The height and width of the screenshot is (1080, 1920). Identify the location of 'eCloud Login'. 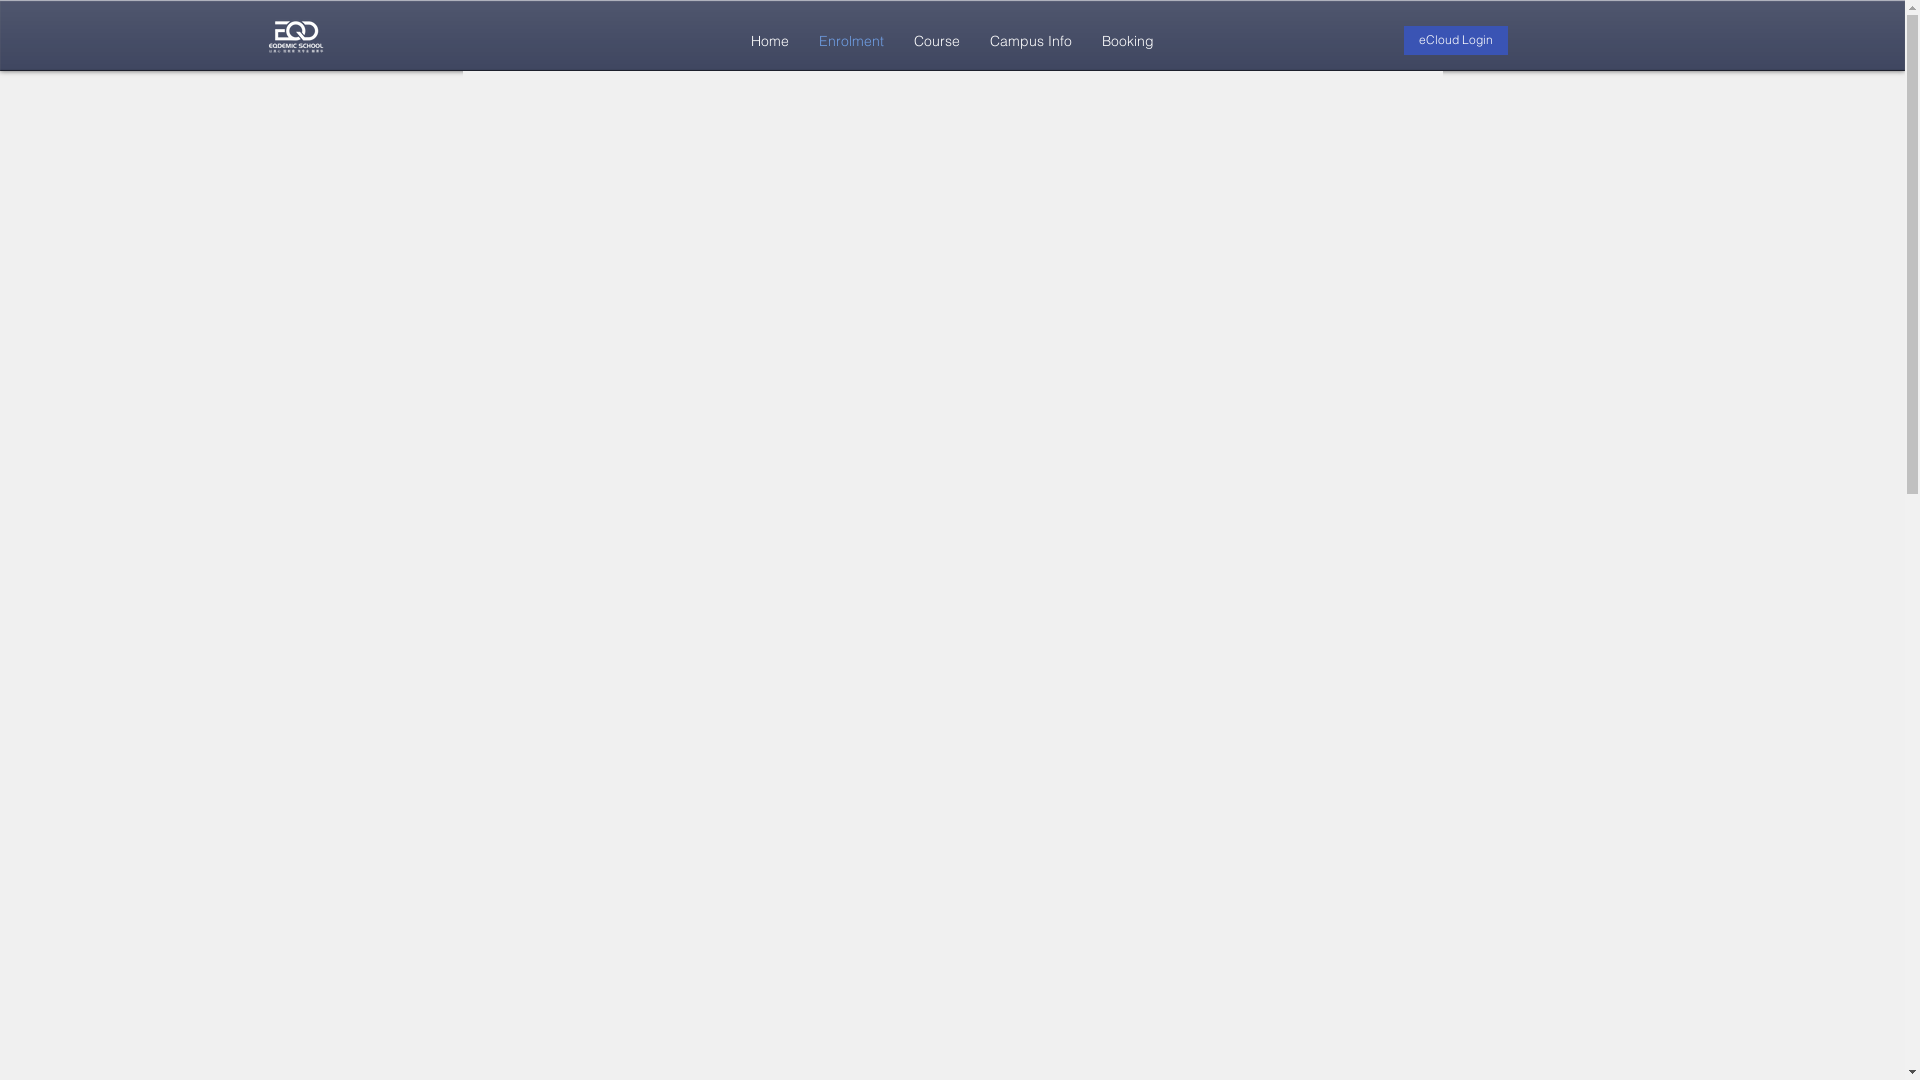
(1455, 40).